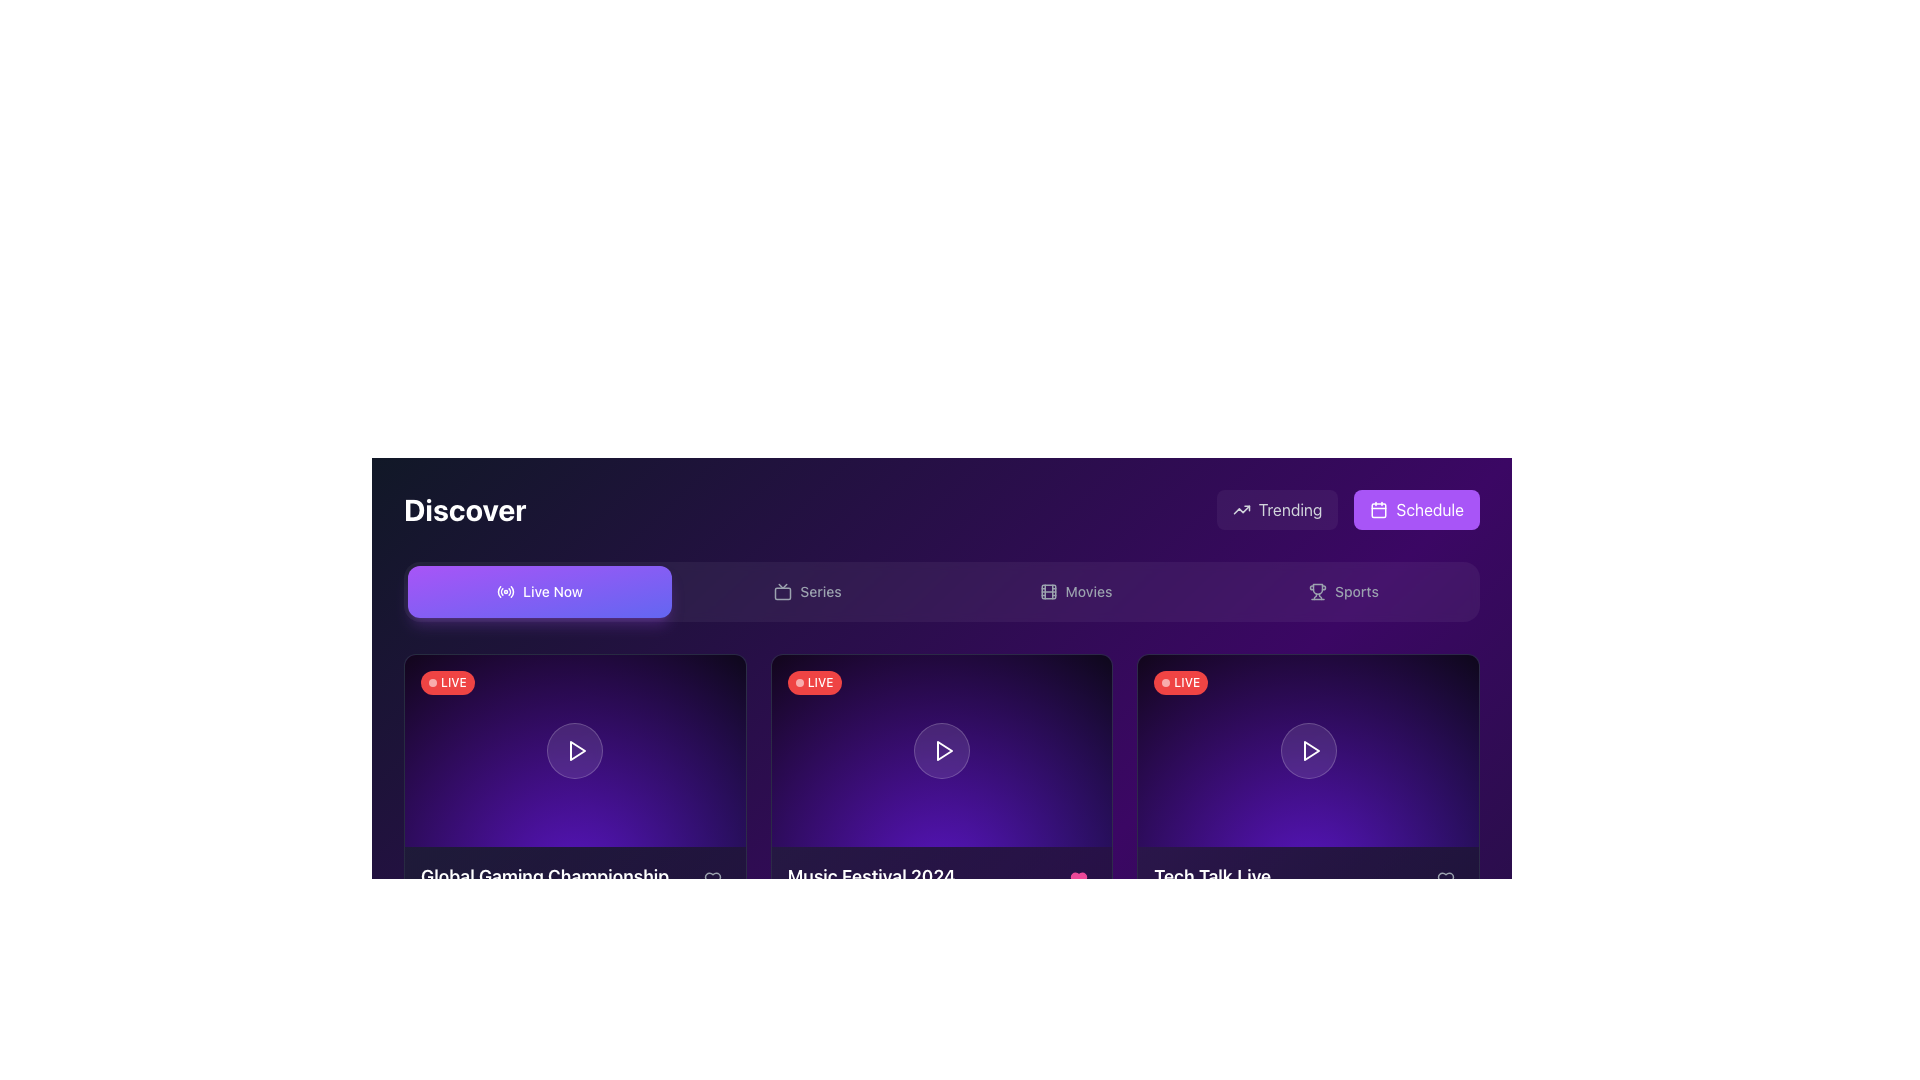  Describe the element at coordinates (807, 590) in the screenshot. I see `the 'Series' button, which is the second button in a horizontal group of four buttons, identified by its purple backdrop and television-like icon with gray text` at that location.